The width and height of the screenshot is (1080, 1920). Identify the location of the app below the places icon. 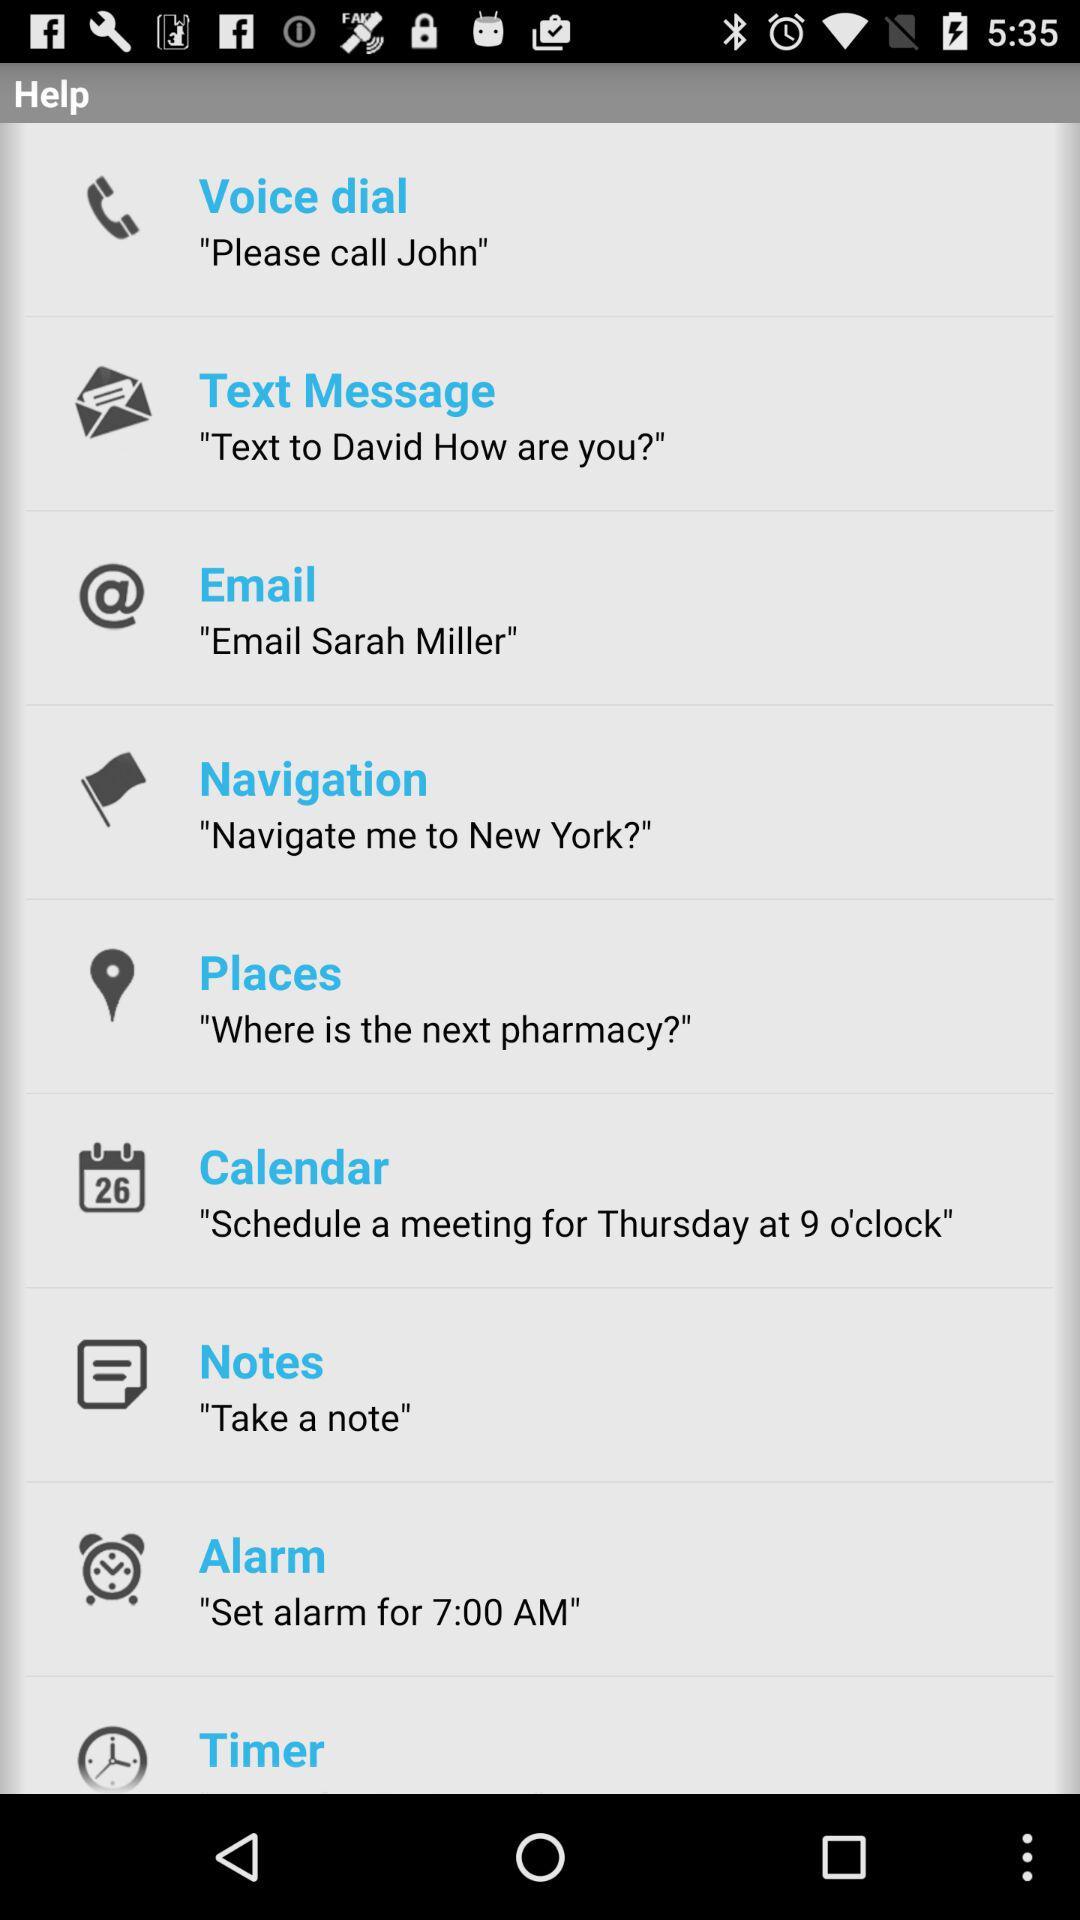
(444, 1028).